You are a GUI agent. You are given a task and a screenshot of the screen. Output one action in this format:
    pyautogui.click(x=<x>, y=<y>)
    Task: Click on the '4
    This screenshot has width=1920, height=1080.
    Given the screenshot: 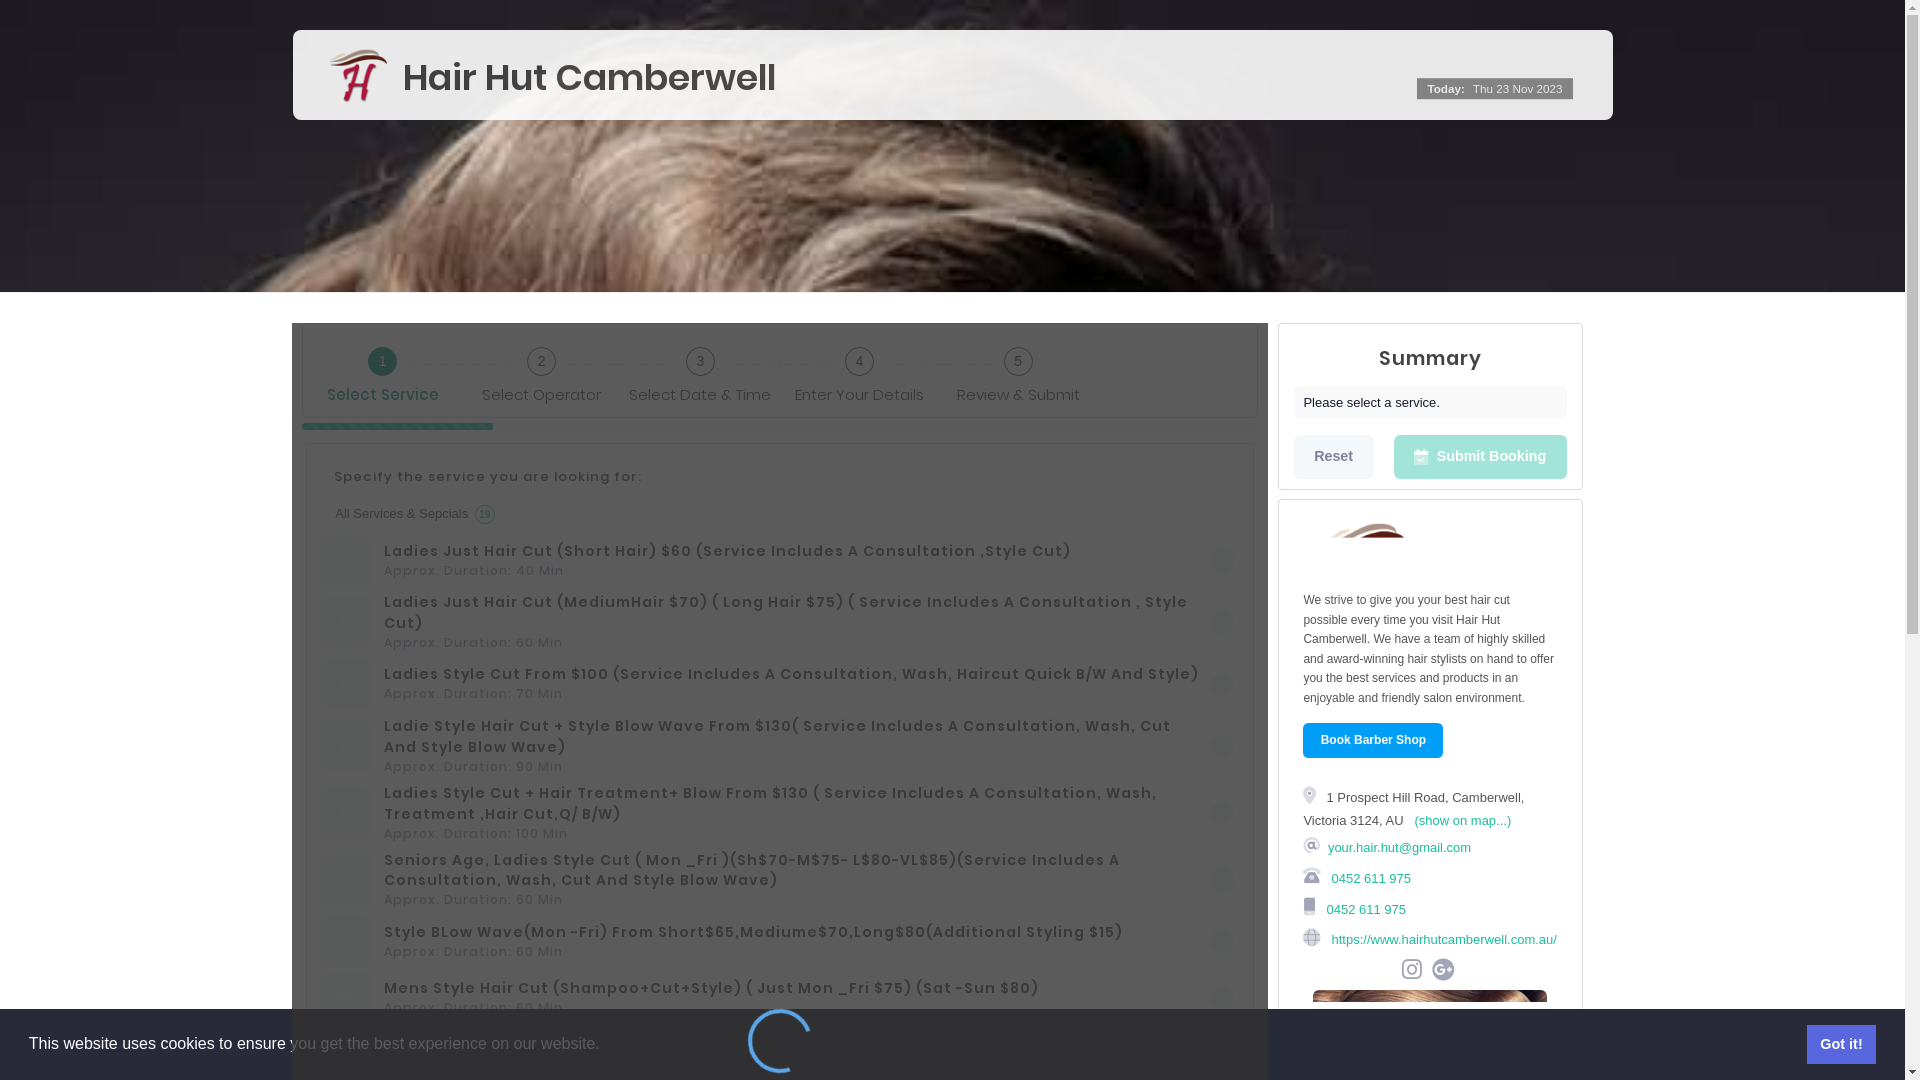 What is the action you would take?
    pyautogui.click(x=859, y=370)
    